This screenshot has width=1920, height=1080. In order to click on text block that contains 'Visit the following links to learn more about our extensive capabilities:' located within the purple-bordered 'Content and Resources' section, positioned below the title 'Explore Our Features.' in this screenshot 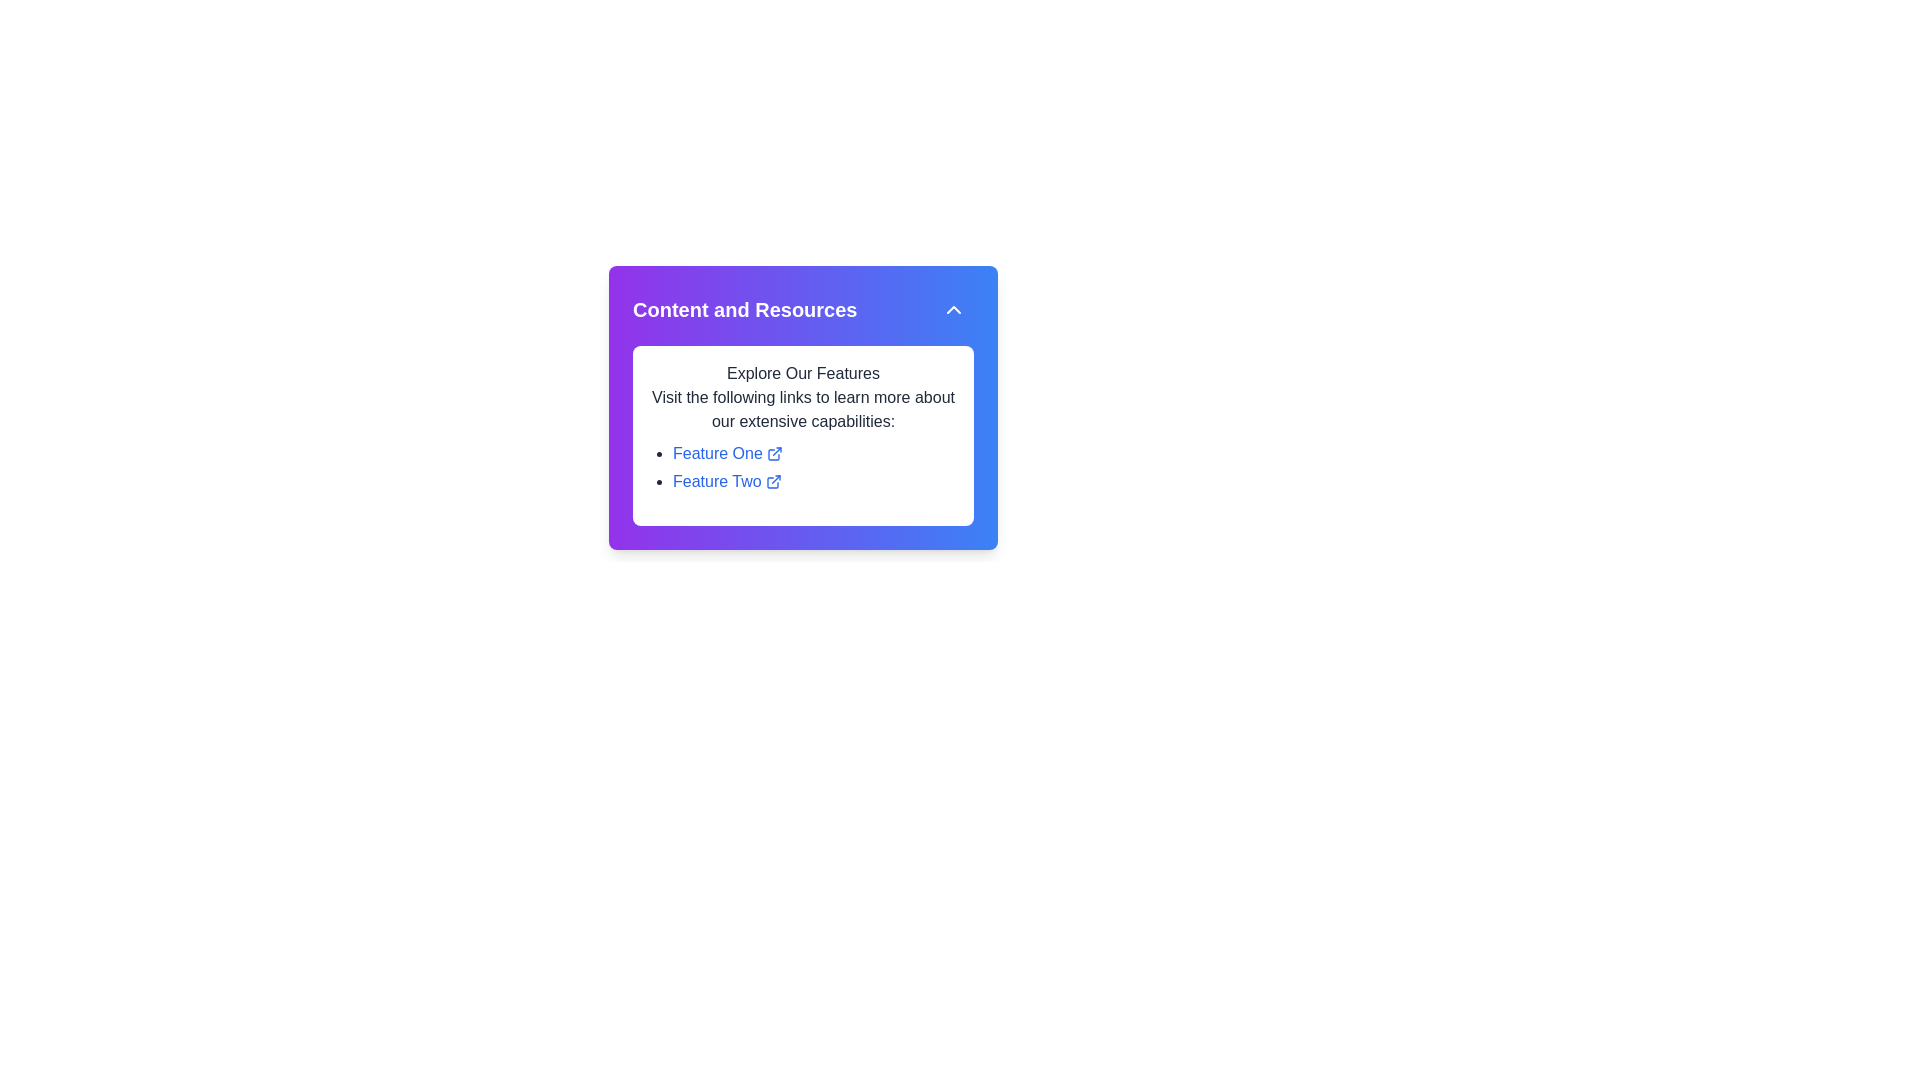, I will do `click(803, 408)`.